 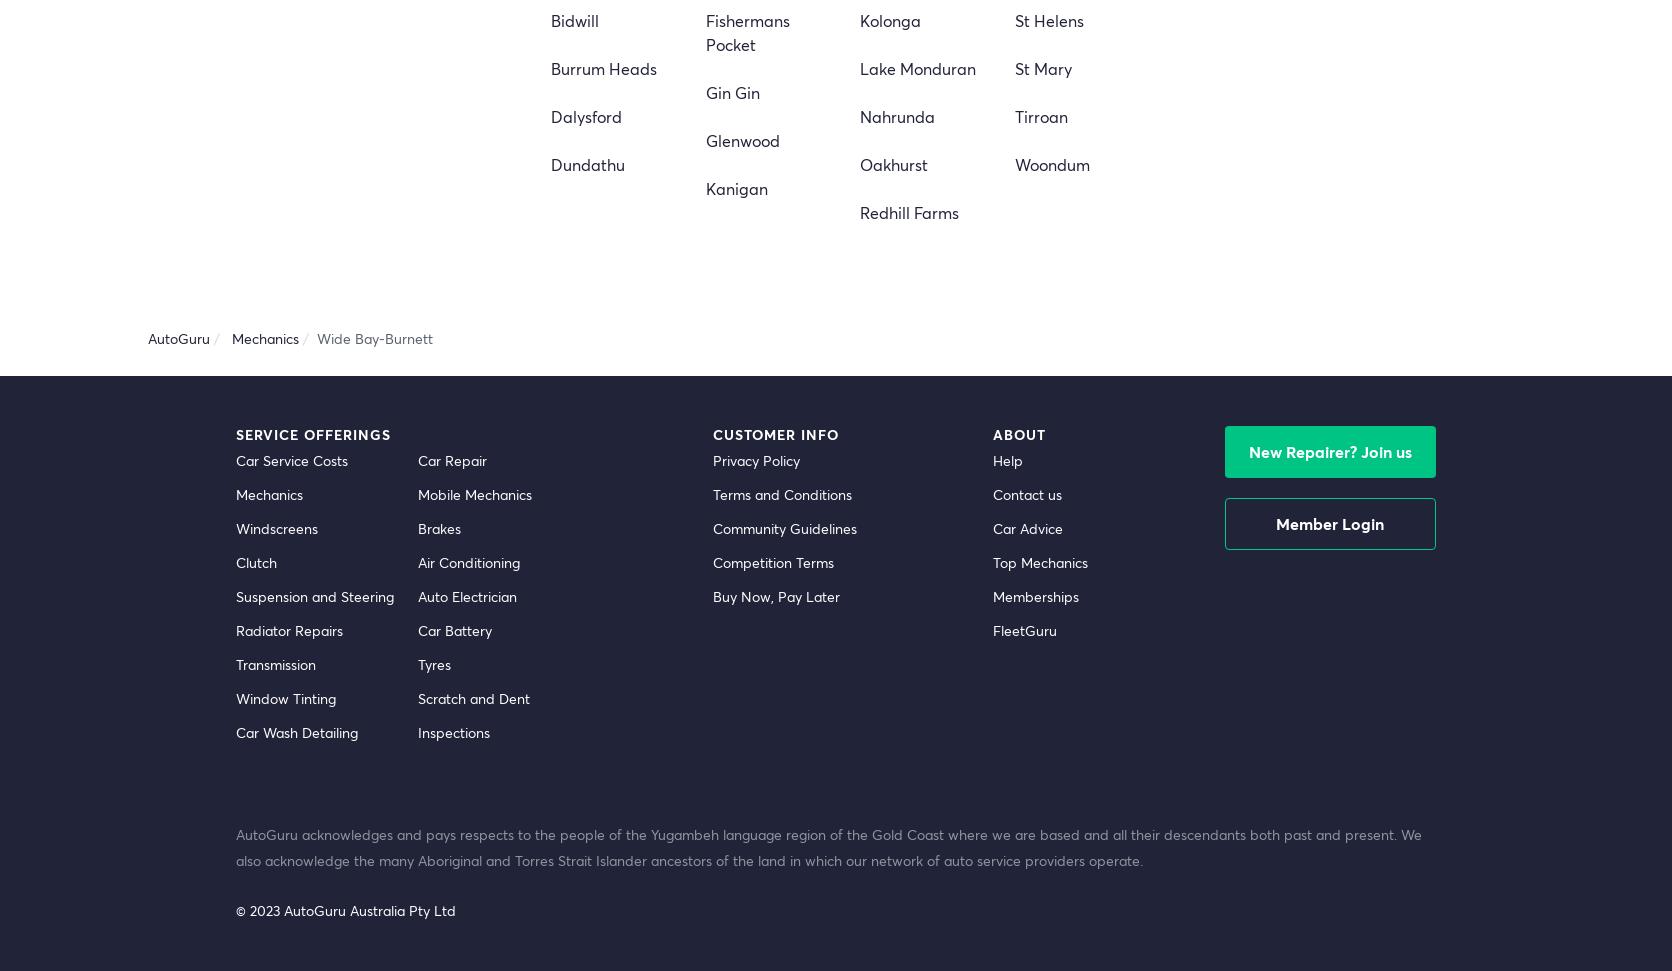 What do you see at coordinates (296, 730) in the screenshot?
I see `'Car Wash Detailing'` at bounding box center [296, 730].